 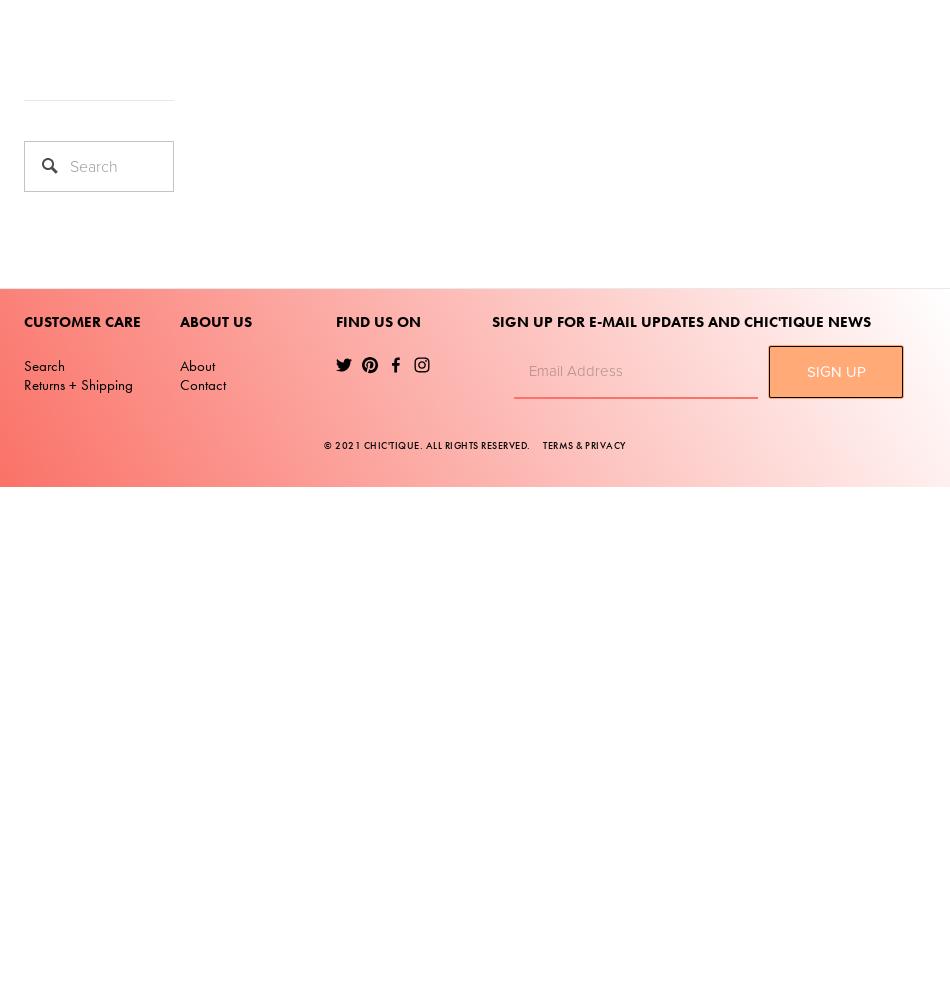 What do you see at coordinates (203, 385) in the screenshot?
I see `'Contact'` at bounding box center [203, 385].